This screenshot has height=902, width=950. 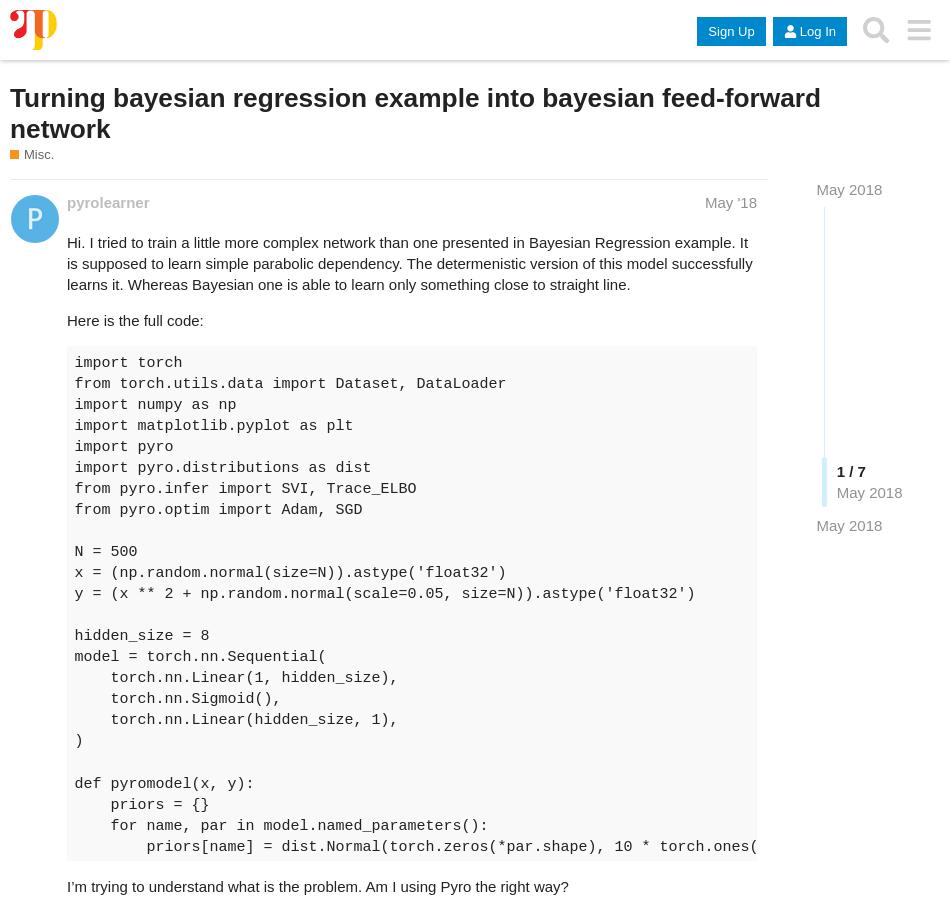 What do you see at coordinates (134, 318) in the screenshot?
I see `'Here is the full code:'` at bounding box center [134, 318].